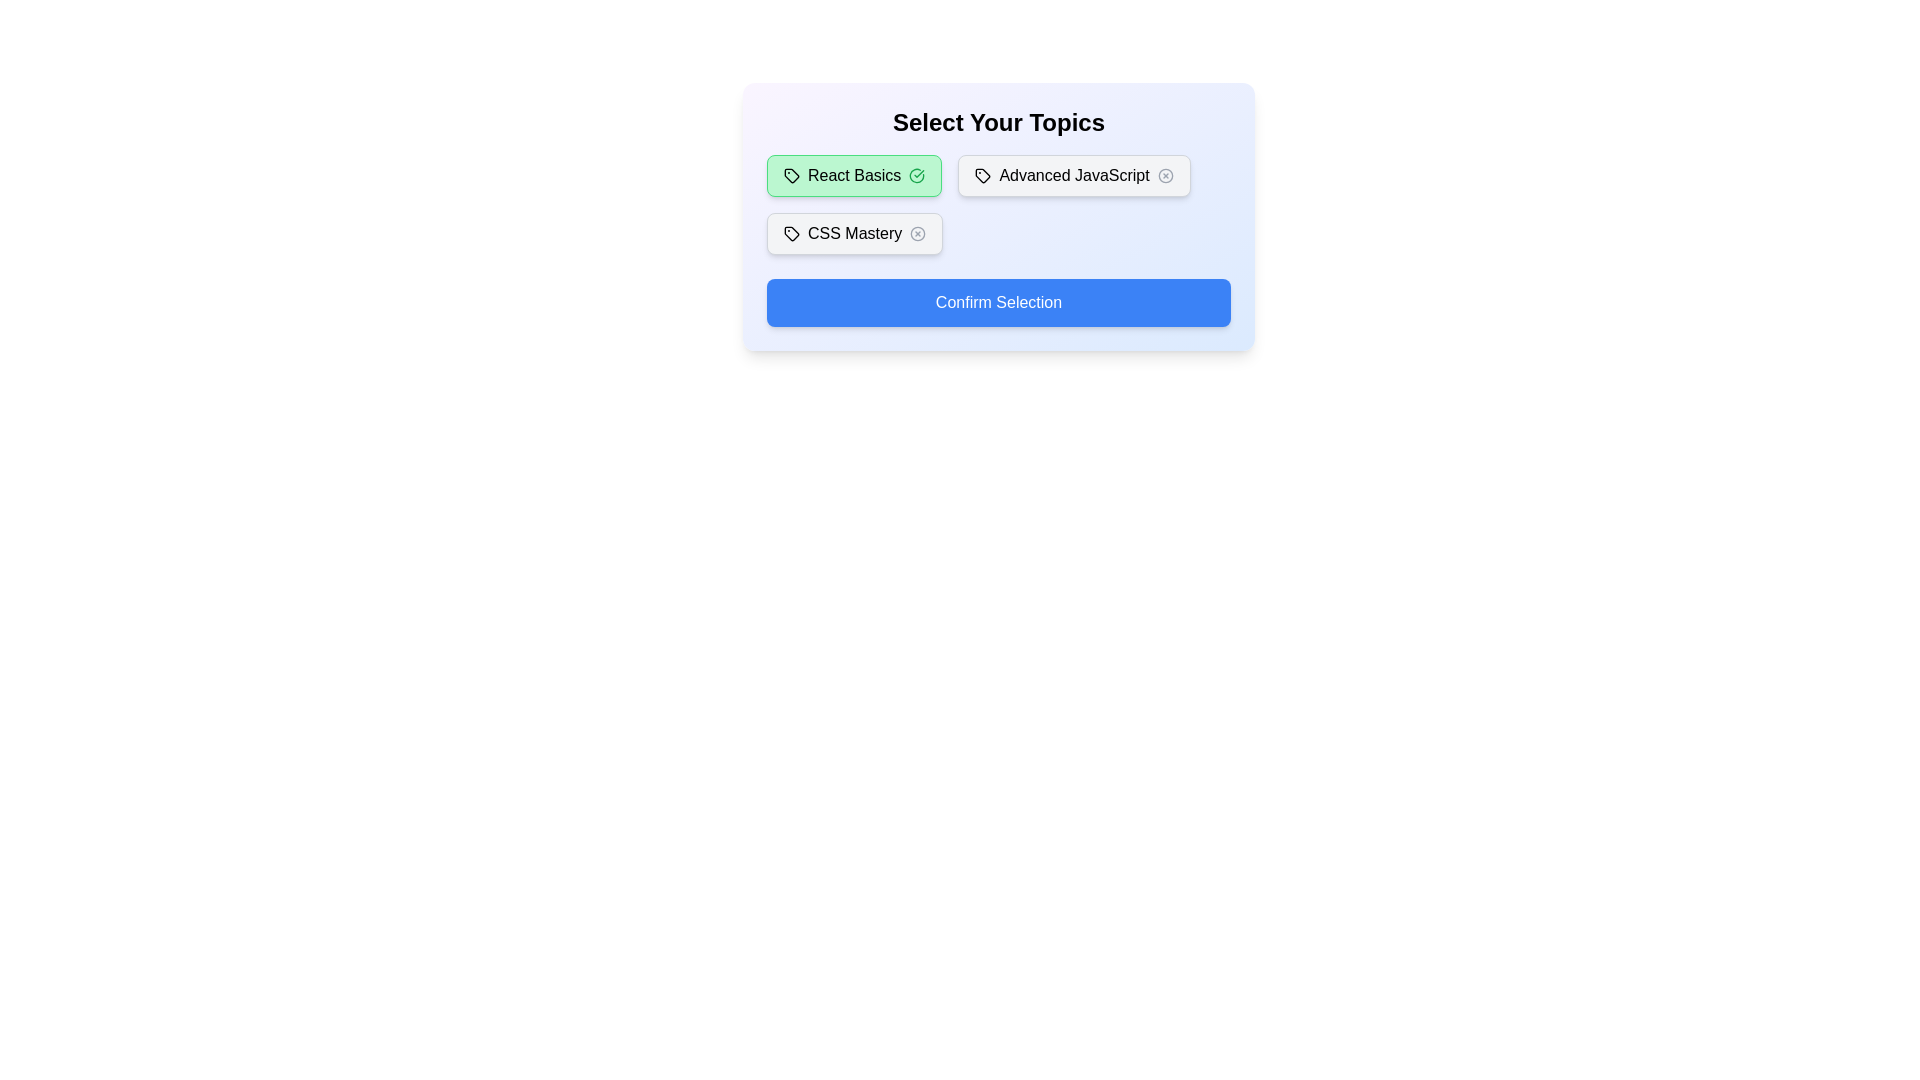 The height and width of the screenshot is (1080, 1920). I want to click on the tag labeled CSS Mastery to toggle its active state, so click(855, 233).